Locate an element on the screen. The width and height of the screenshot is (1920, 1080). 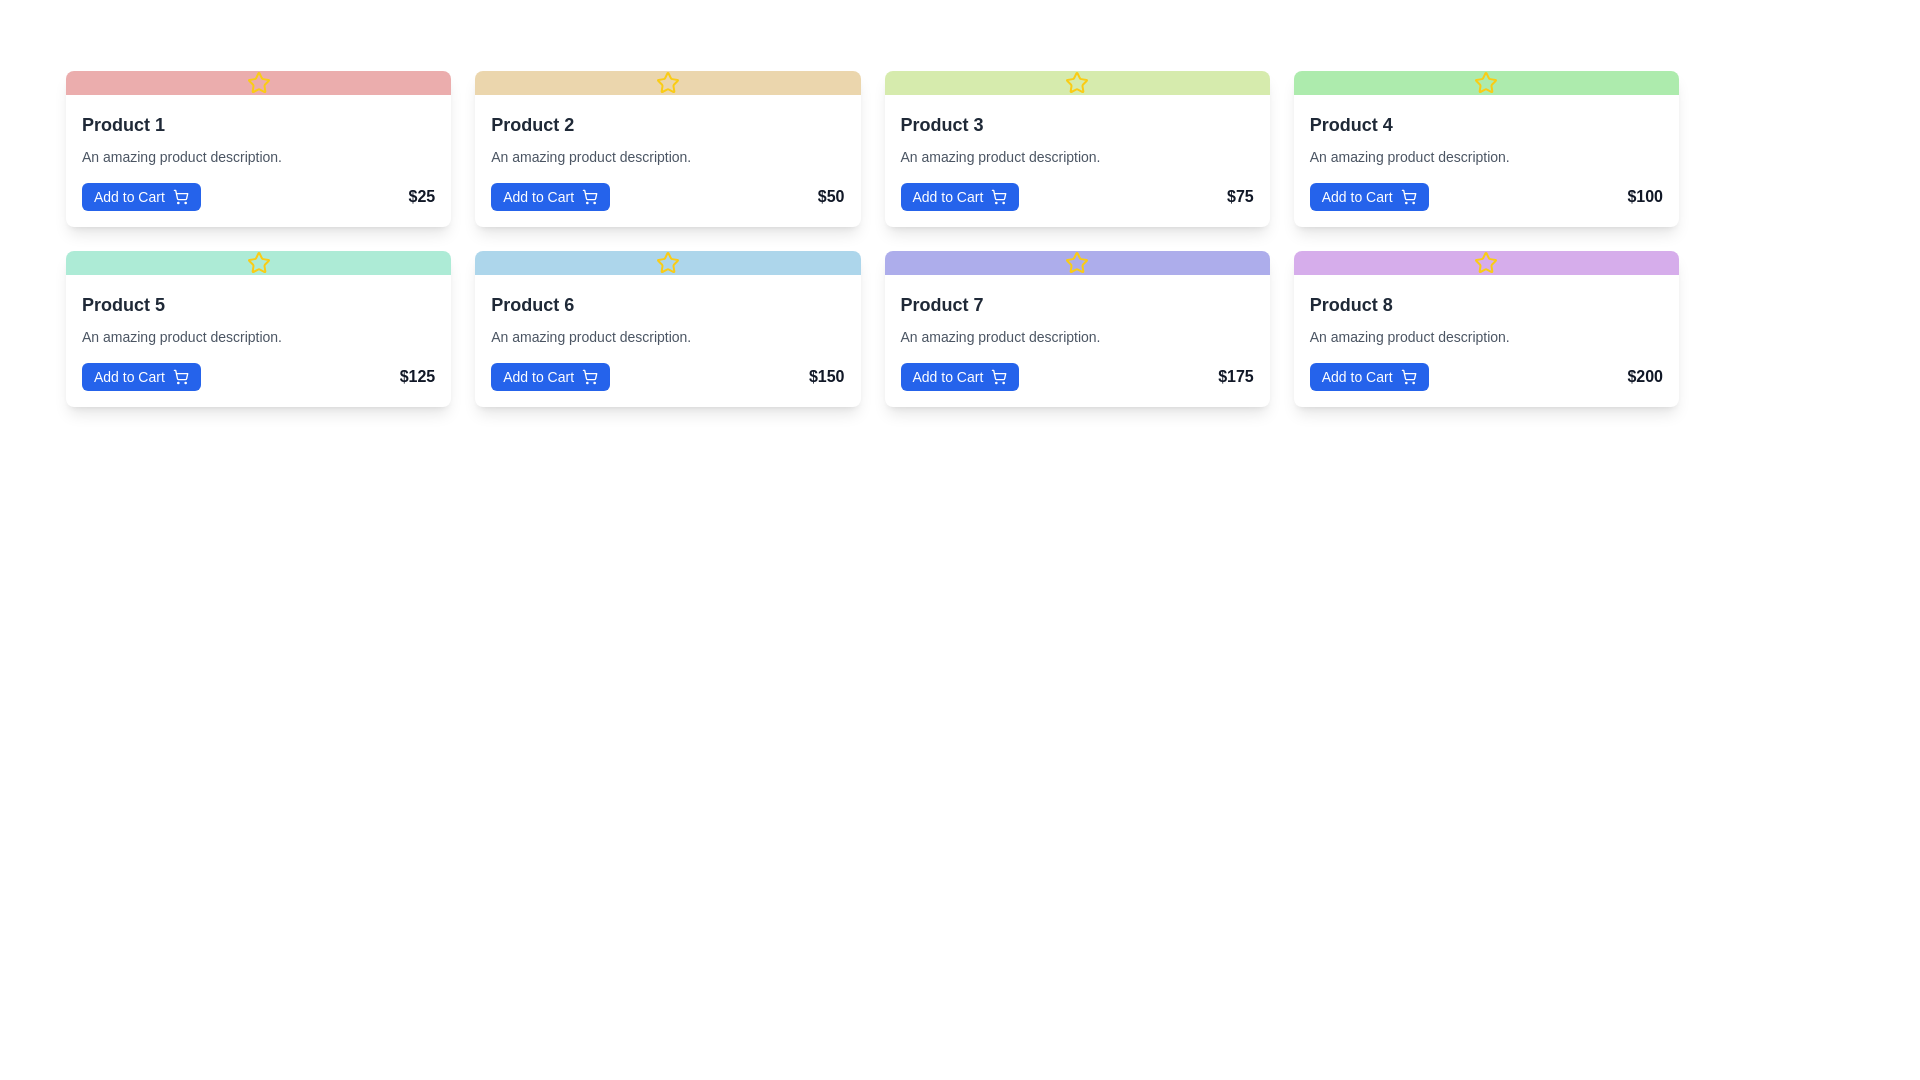
text from the Text Label displaying 'Product 4', which is styled in large, bold, dark gray font and located at the top of its product card is located at coordinates (1351, 124).